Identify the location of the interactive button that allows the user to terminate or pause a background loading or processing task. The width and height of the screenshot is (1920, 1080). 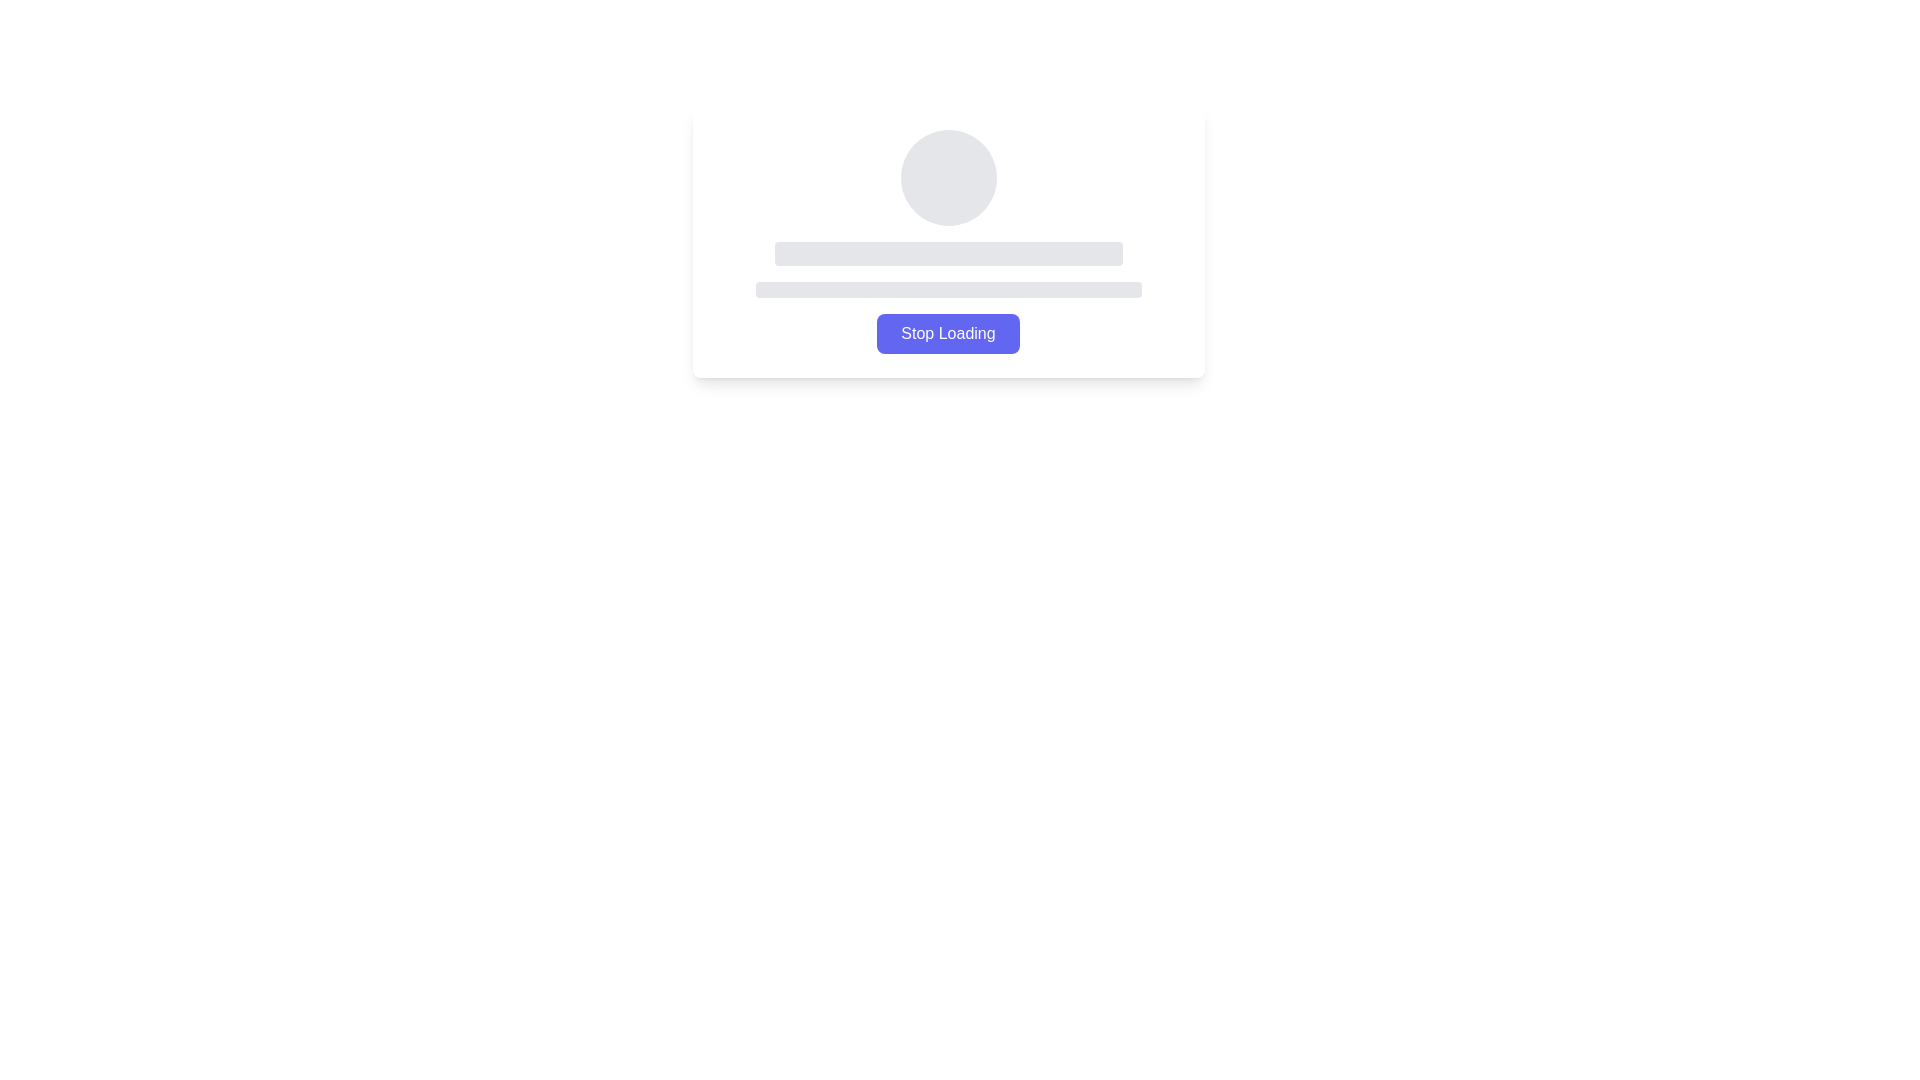
(947, 333).